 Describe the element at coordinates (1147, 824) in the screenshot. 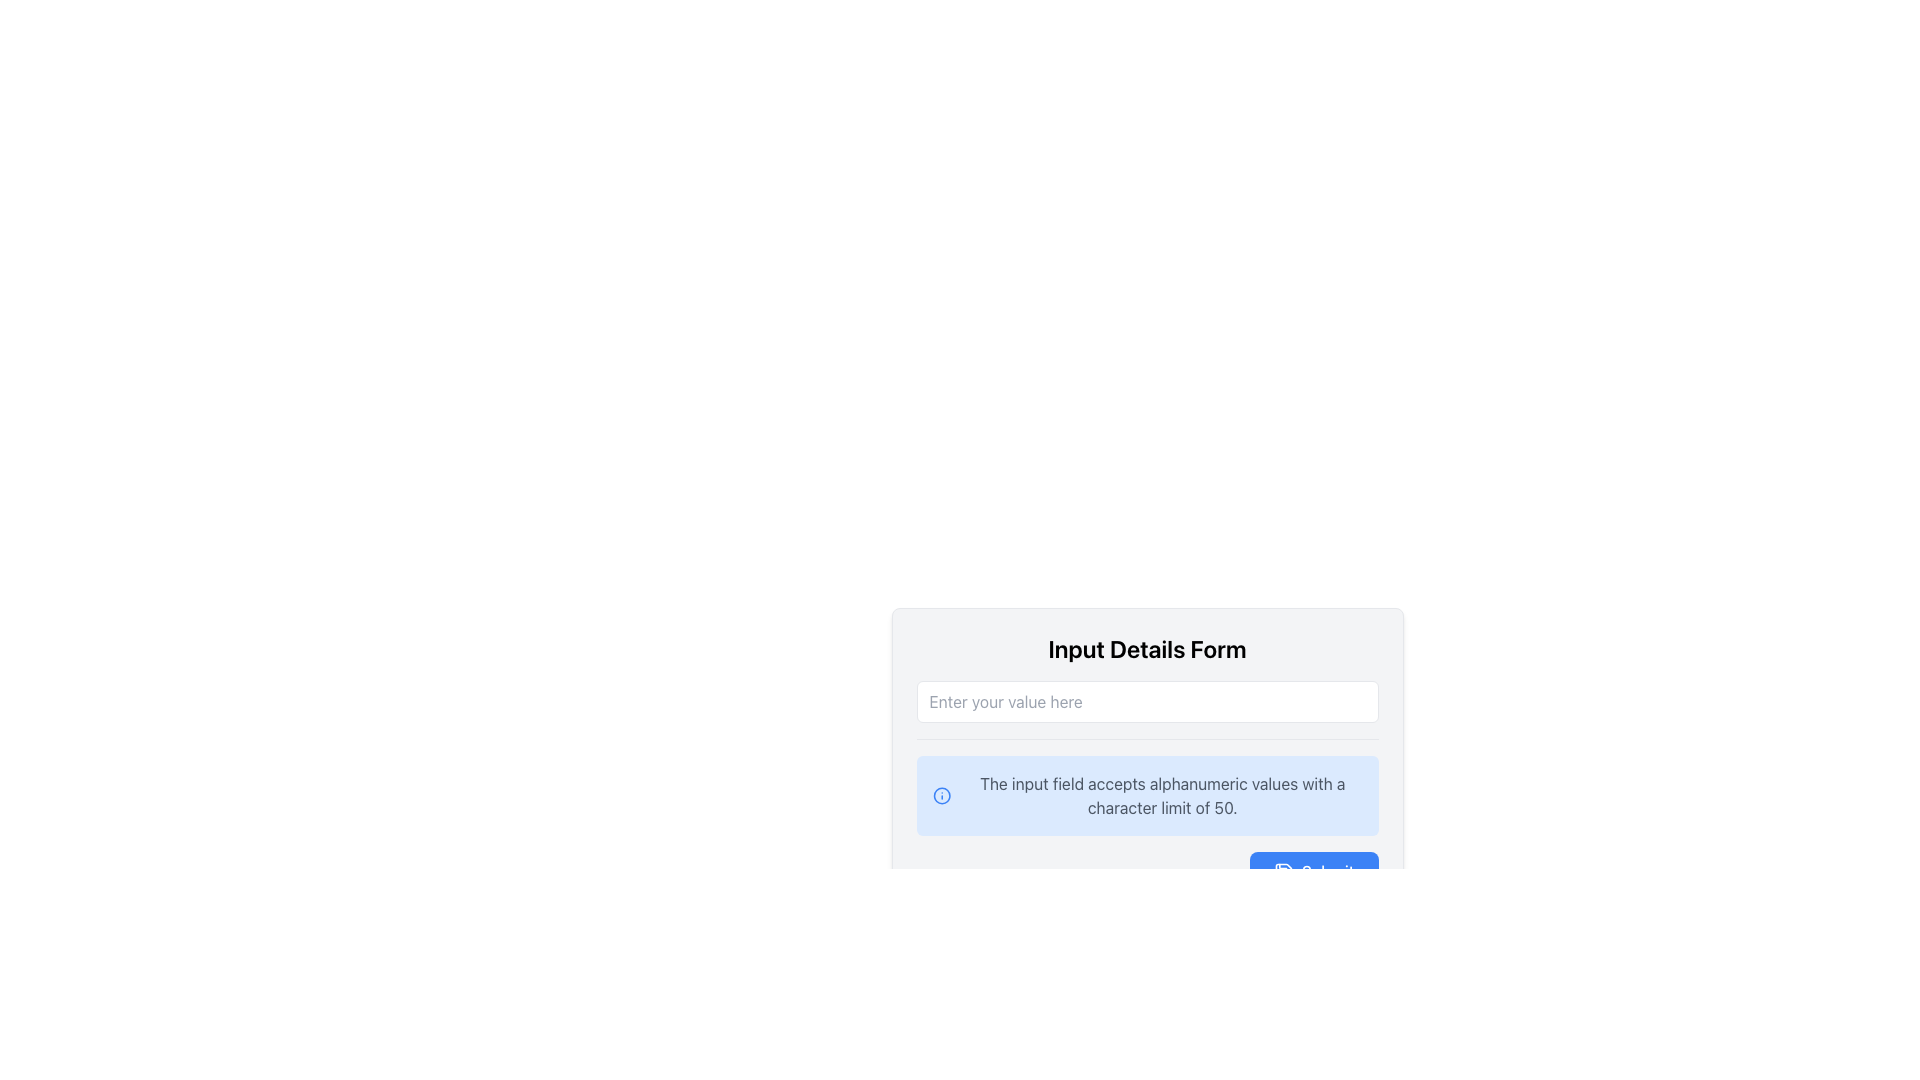

I see `the informational banner or tooltip with a blue background and rounded corners, located below the input field` at that location.